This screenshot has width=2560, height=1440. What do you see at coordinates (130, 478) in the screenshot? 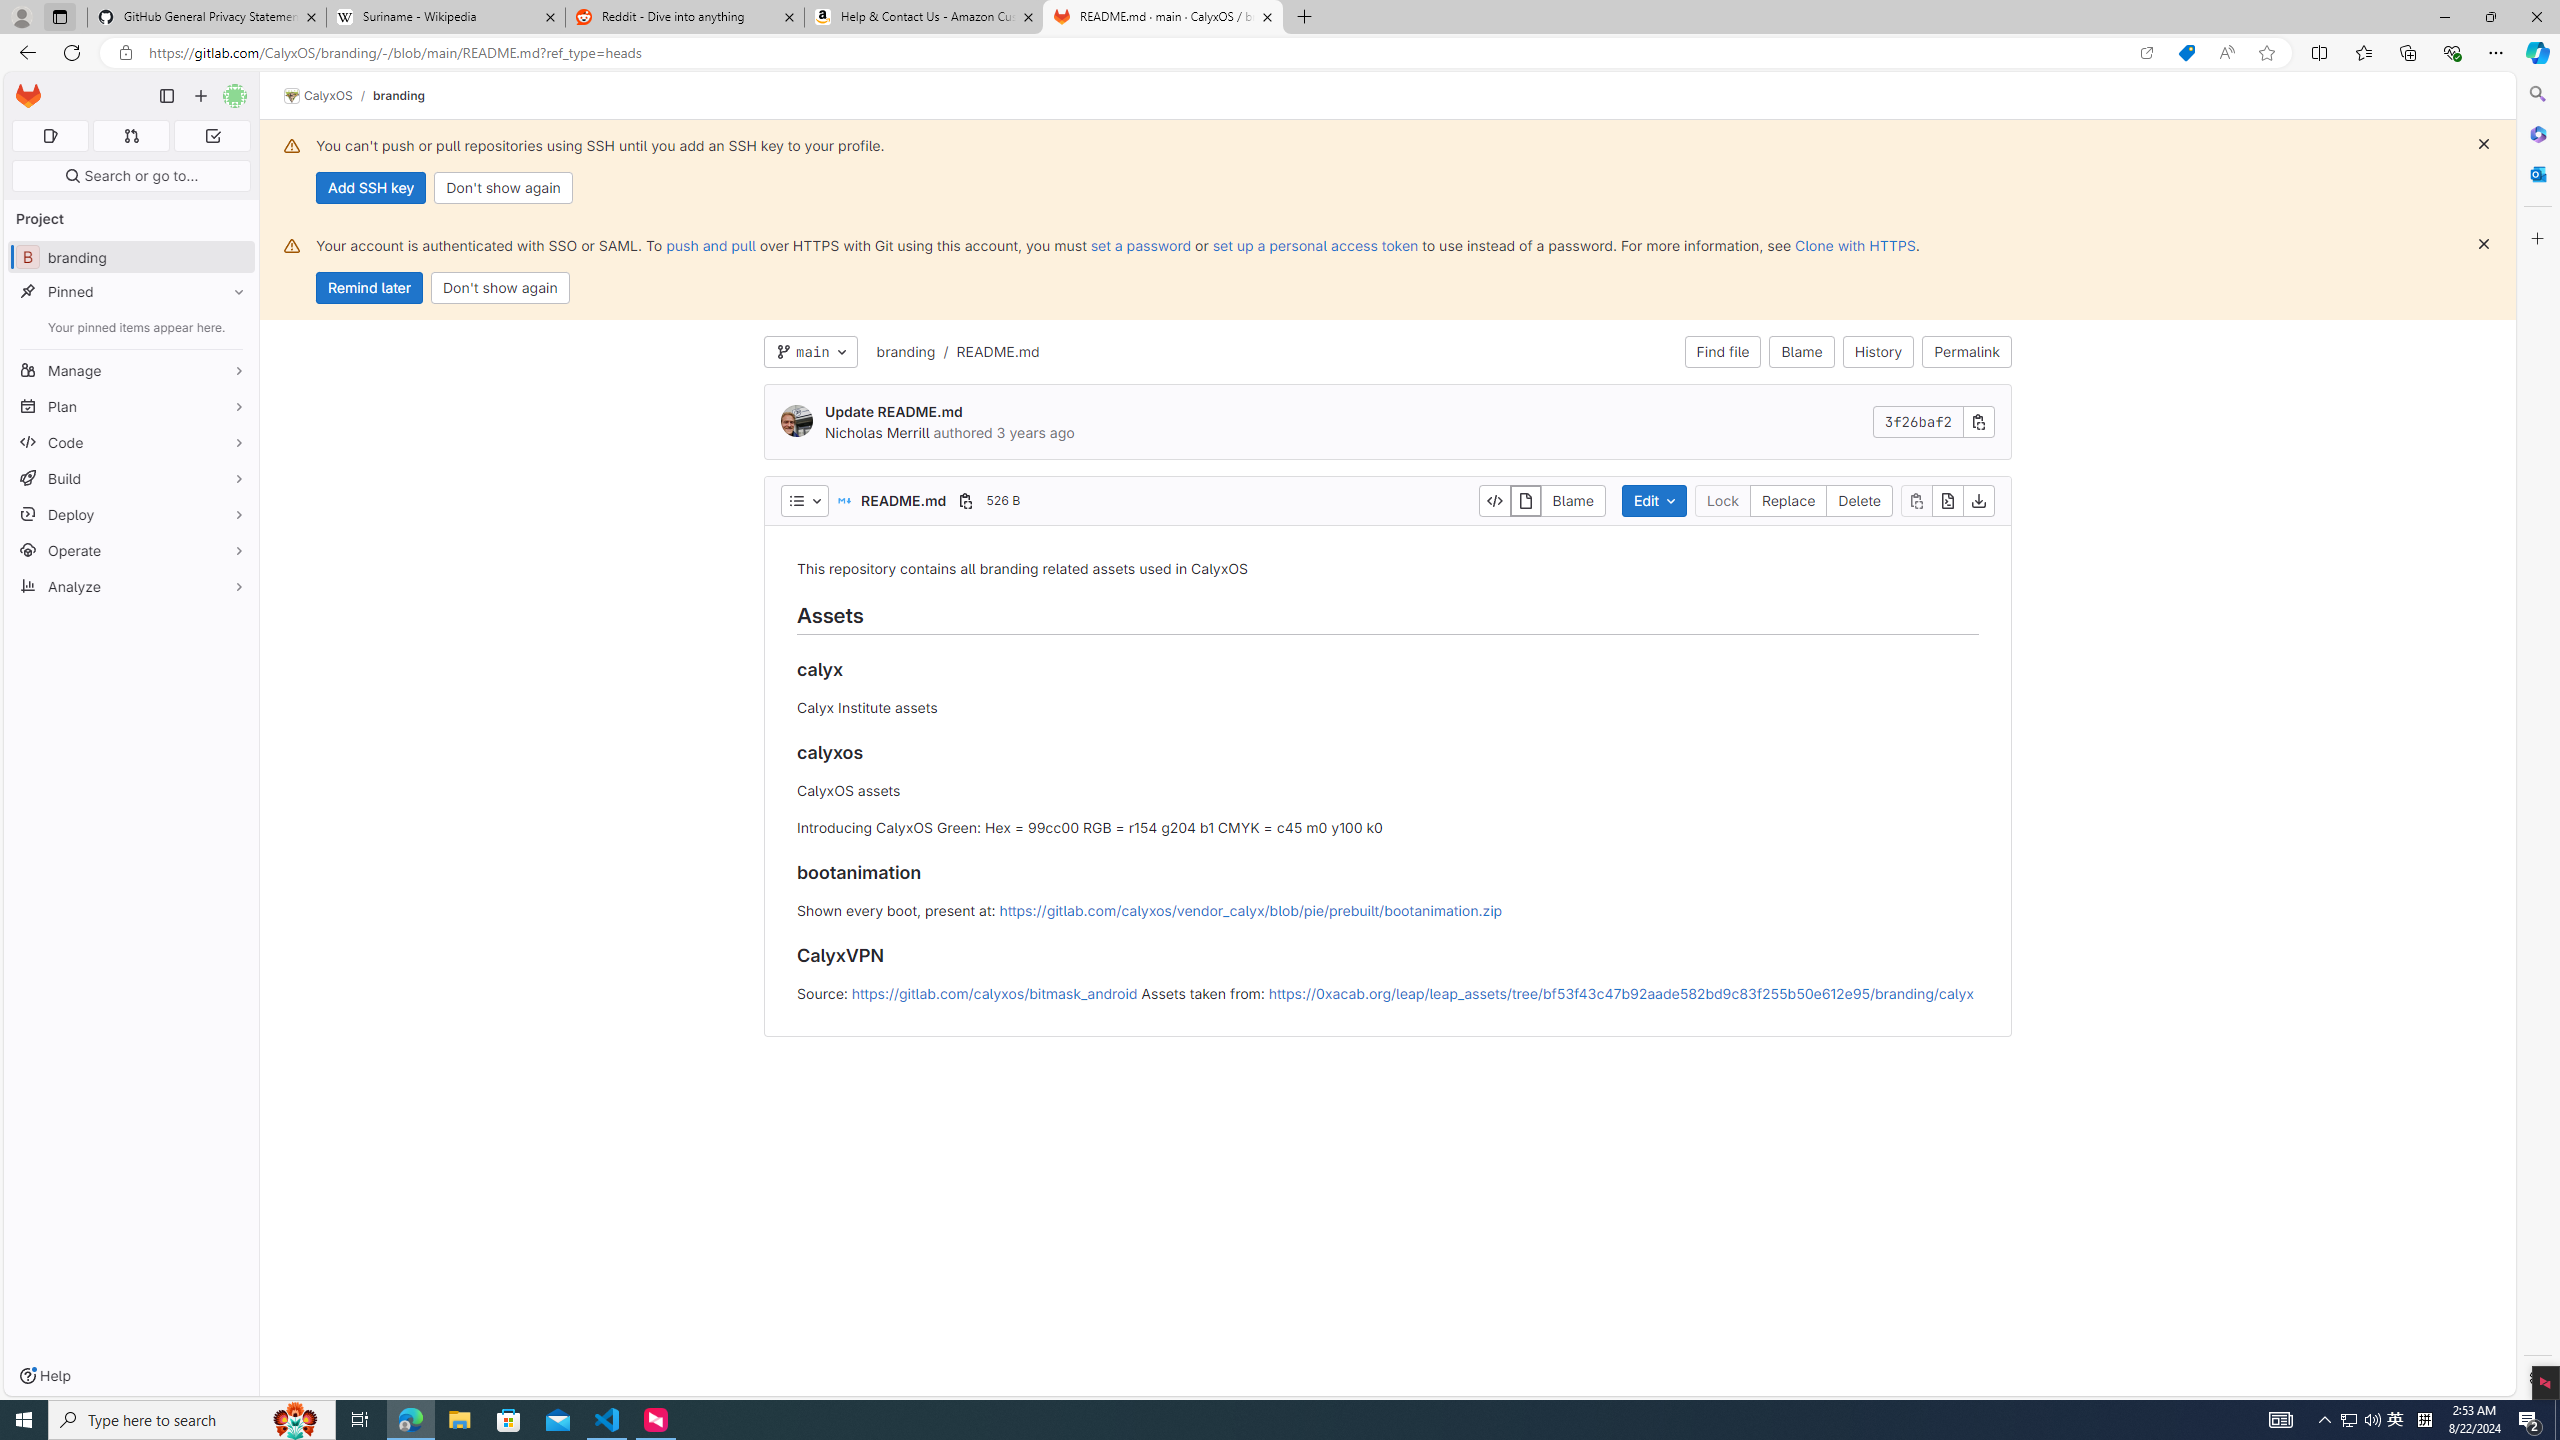
I see `'Build'` at bounding box center [130, 478].